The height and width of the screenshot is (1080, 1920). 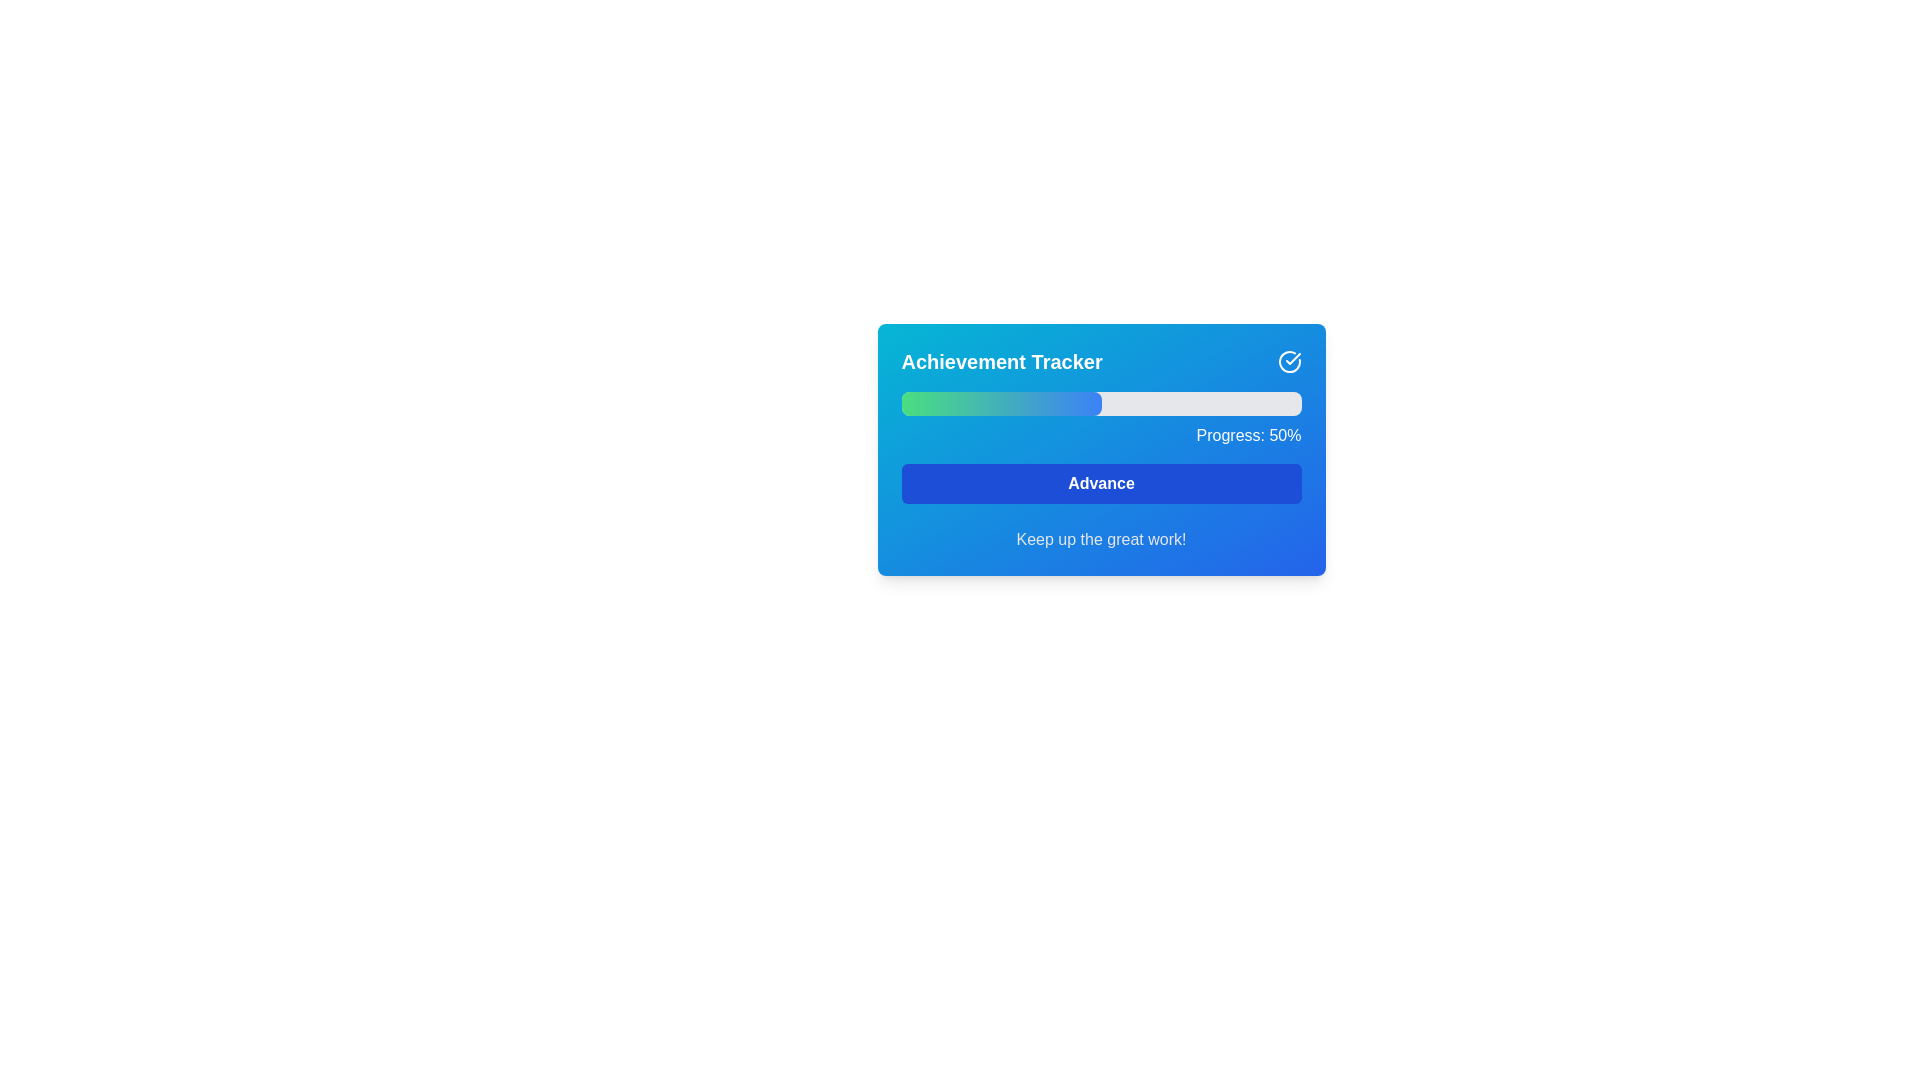 I want to click on the progress bar located in the 'Achievement Tracker' card, which has a light gray background and is filled halfway with a green to blue color gradient, indicating 50% completion, so click(x=1100, y=404).